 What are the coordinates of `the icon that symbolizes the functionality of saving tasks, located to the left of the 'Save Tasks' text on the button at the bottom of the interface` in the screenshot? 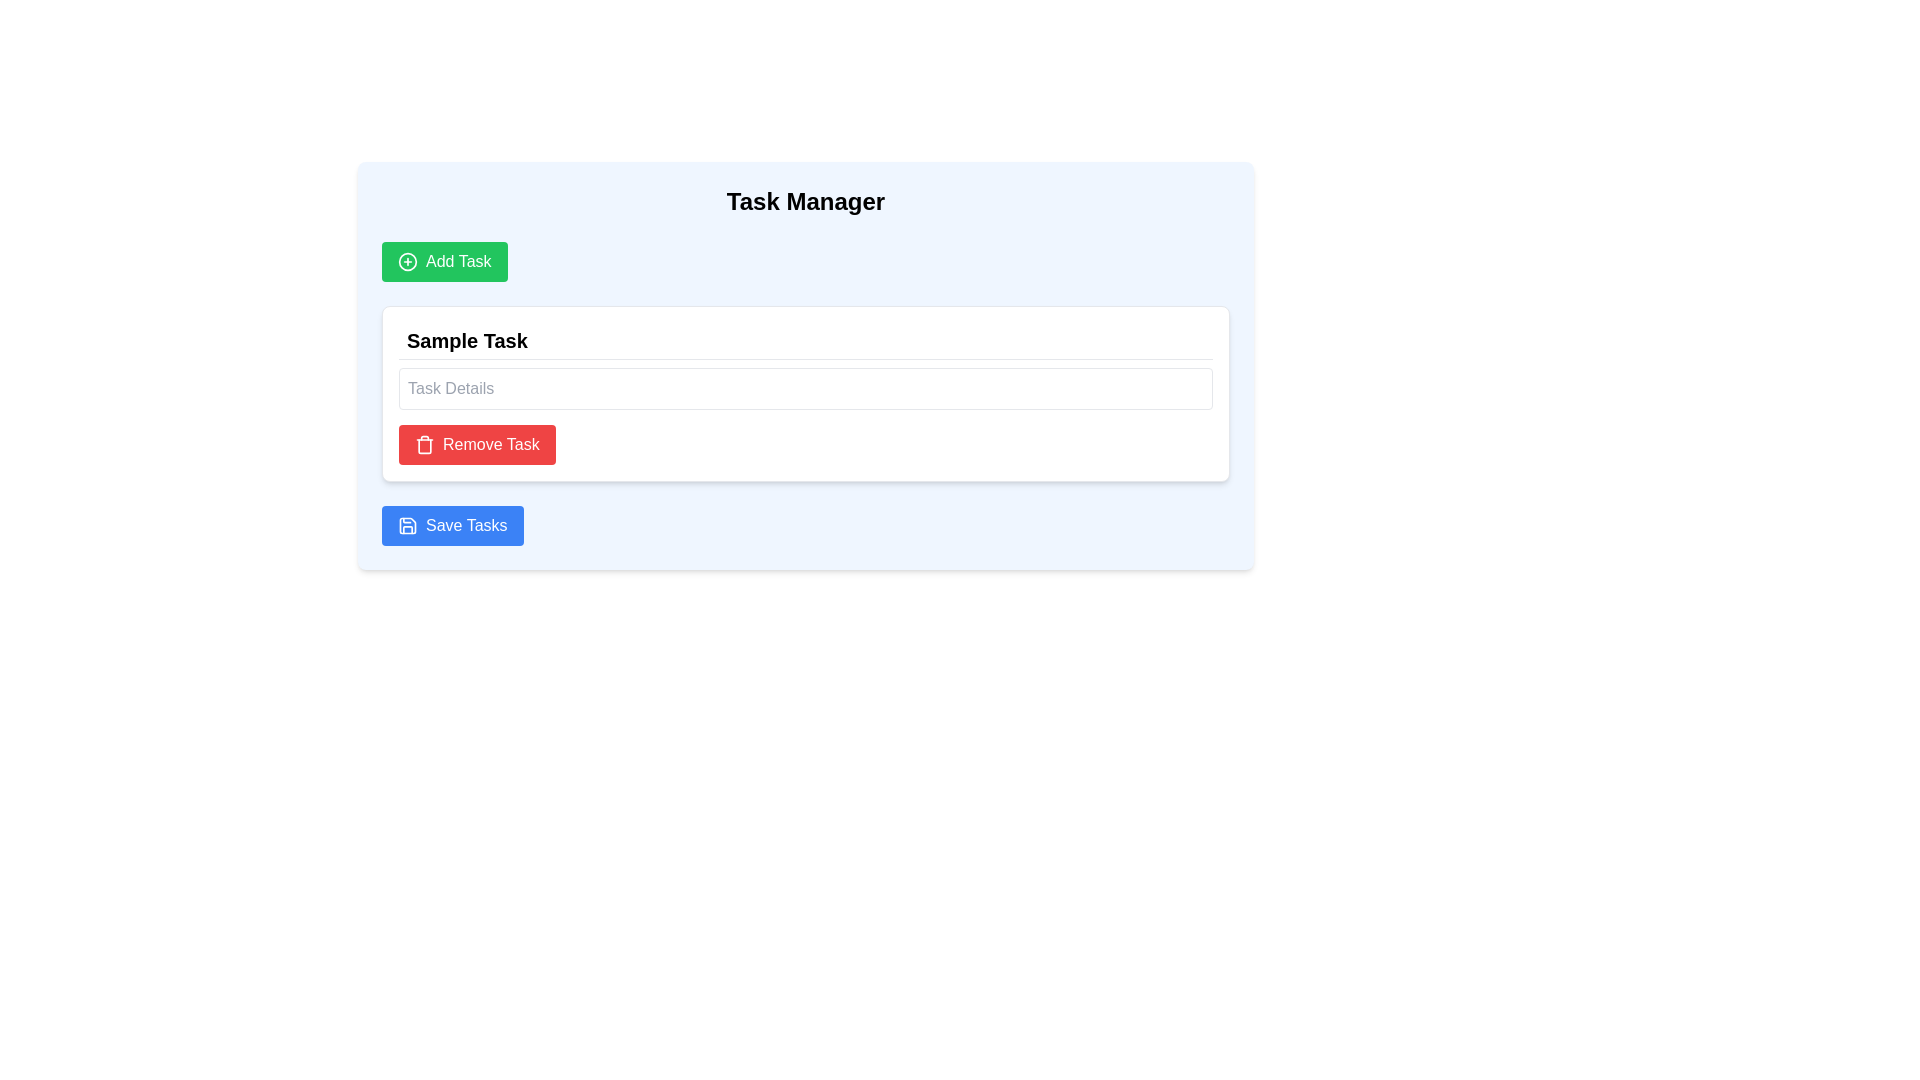 It's located at (407, 524).